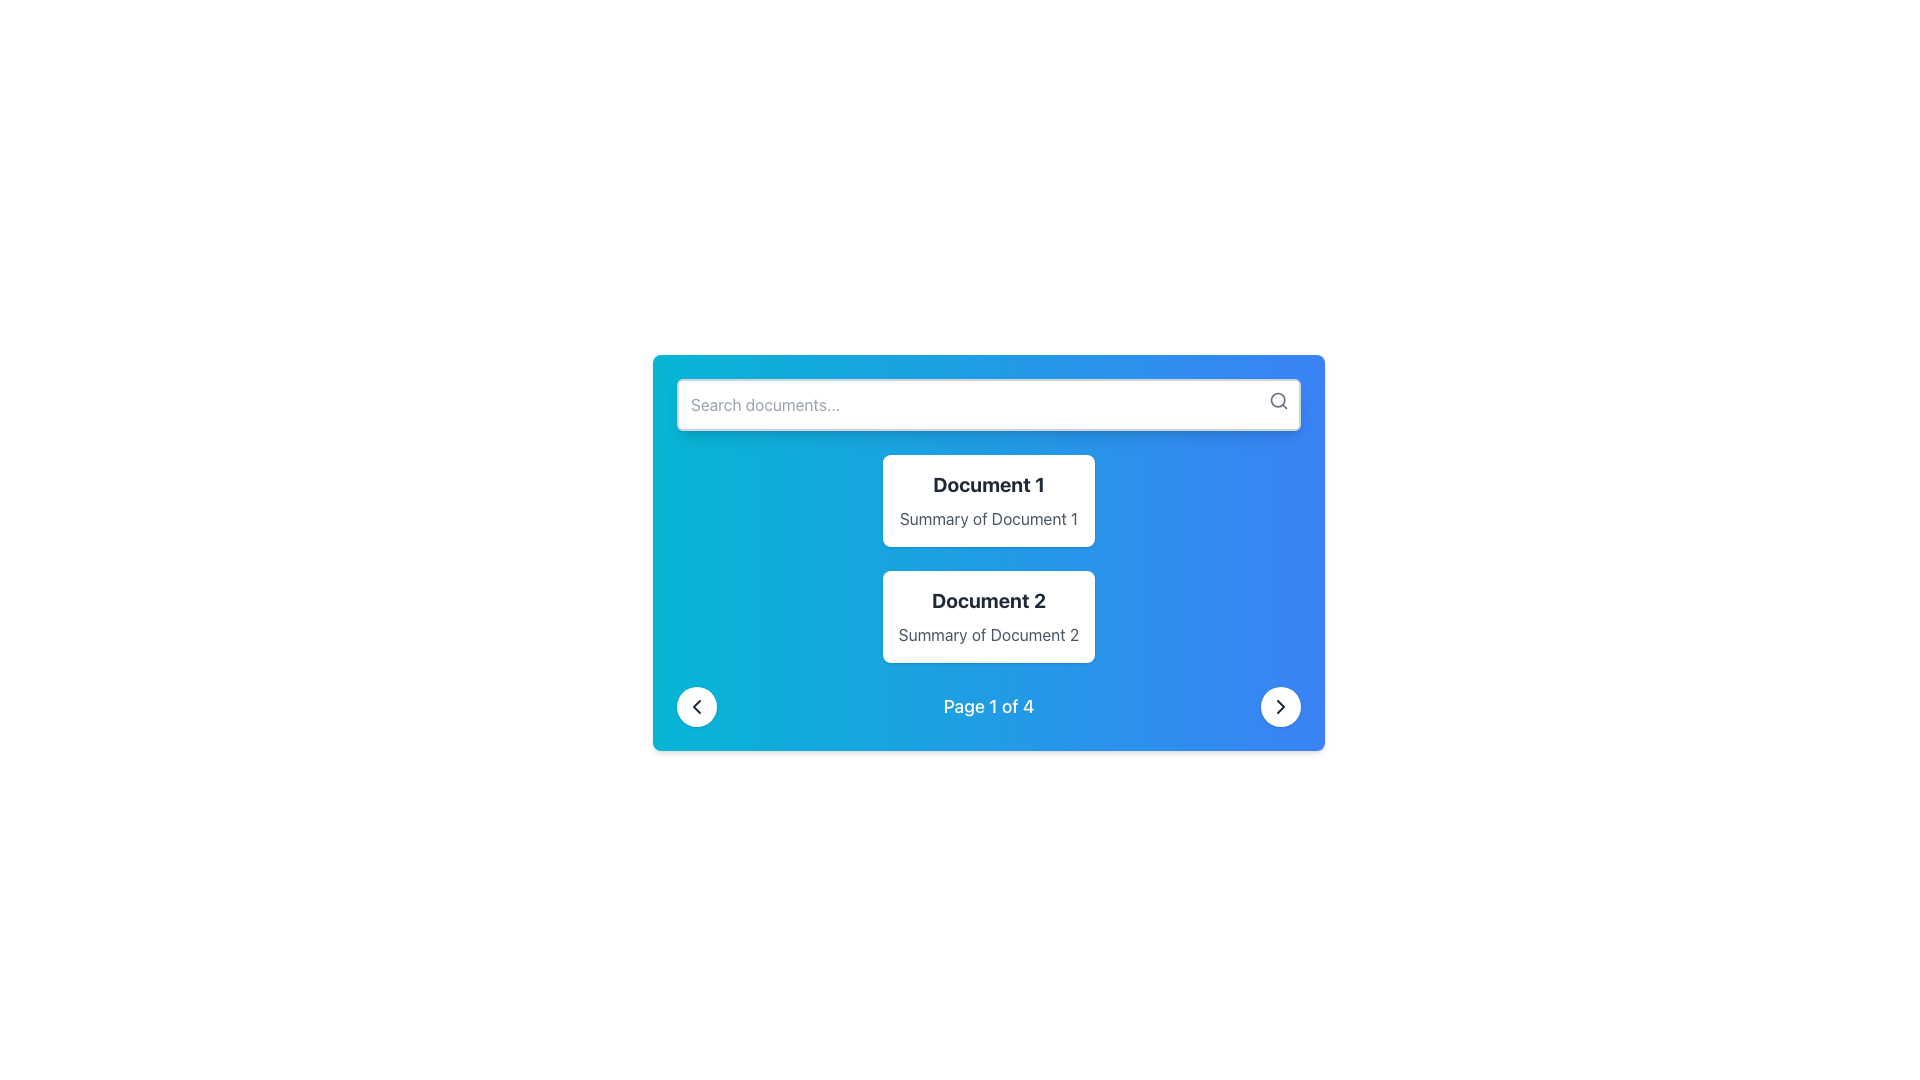 This screenshot has width=1920, height=1080. What do you see at coordinates (1281, 705) in the screenshot?
I see `the rightward chevron icon within the blue panel` at bounding box center [1281, 705].